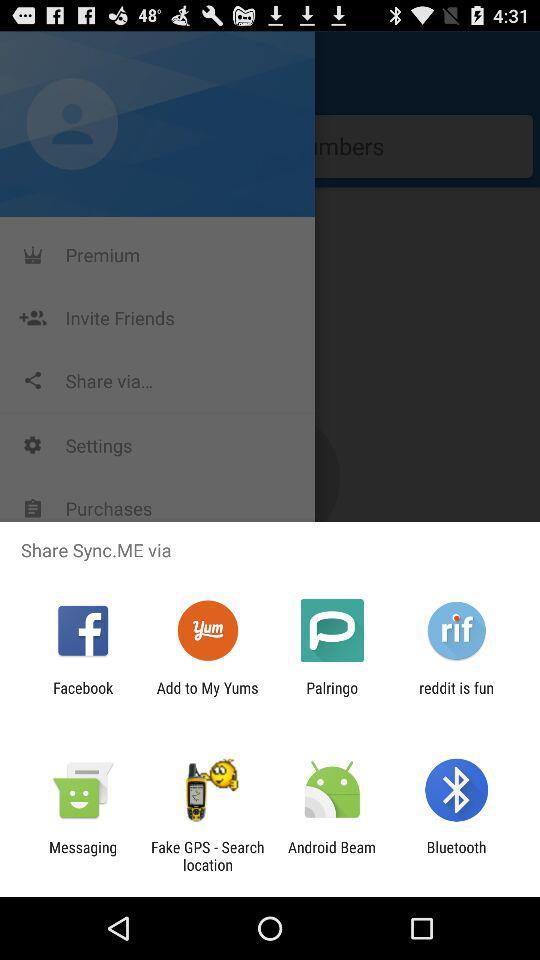 The image size is (540, 960). Describe the element at coordinates (206, 696) in the screenshot. I see `add to my item` at that location.